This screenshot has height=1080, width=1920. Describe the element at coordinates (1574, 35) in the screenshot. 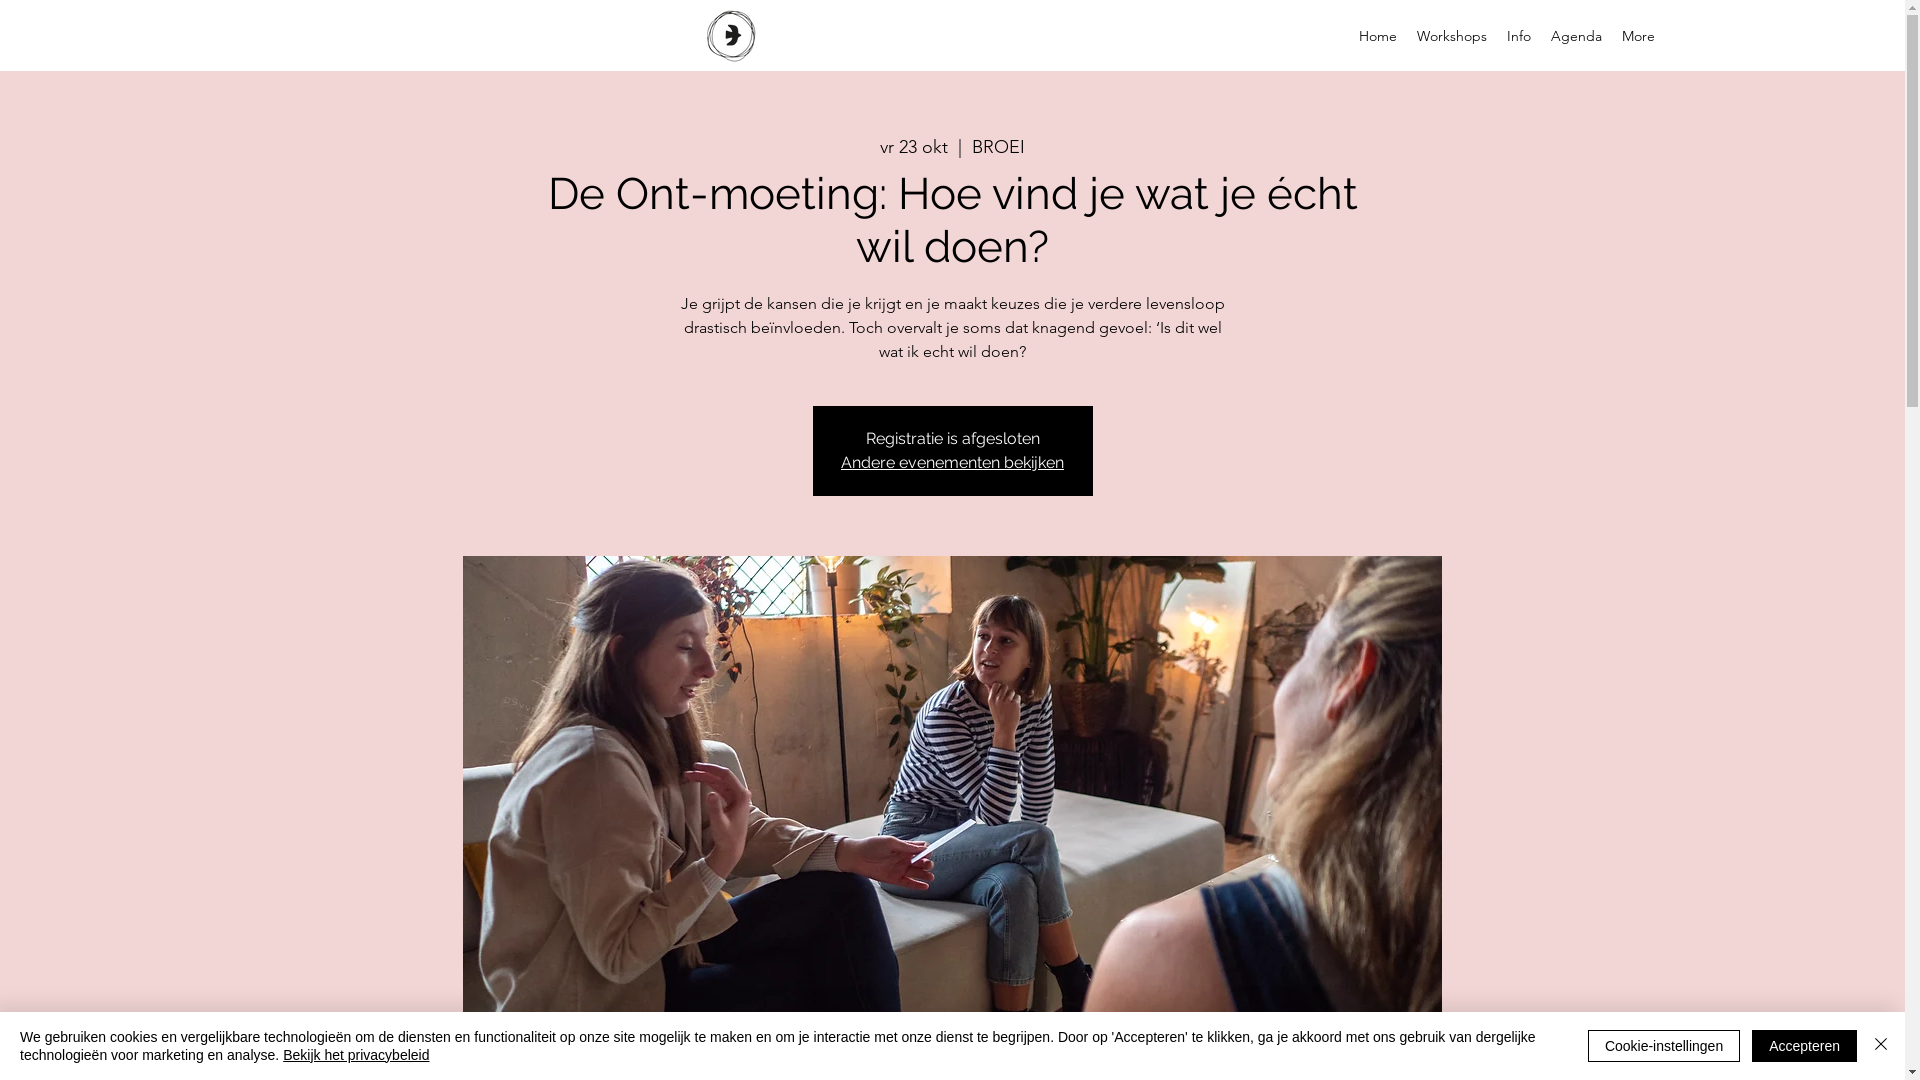

I see `'Agenda'` at that location.